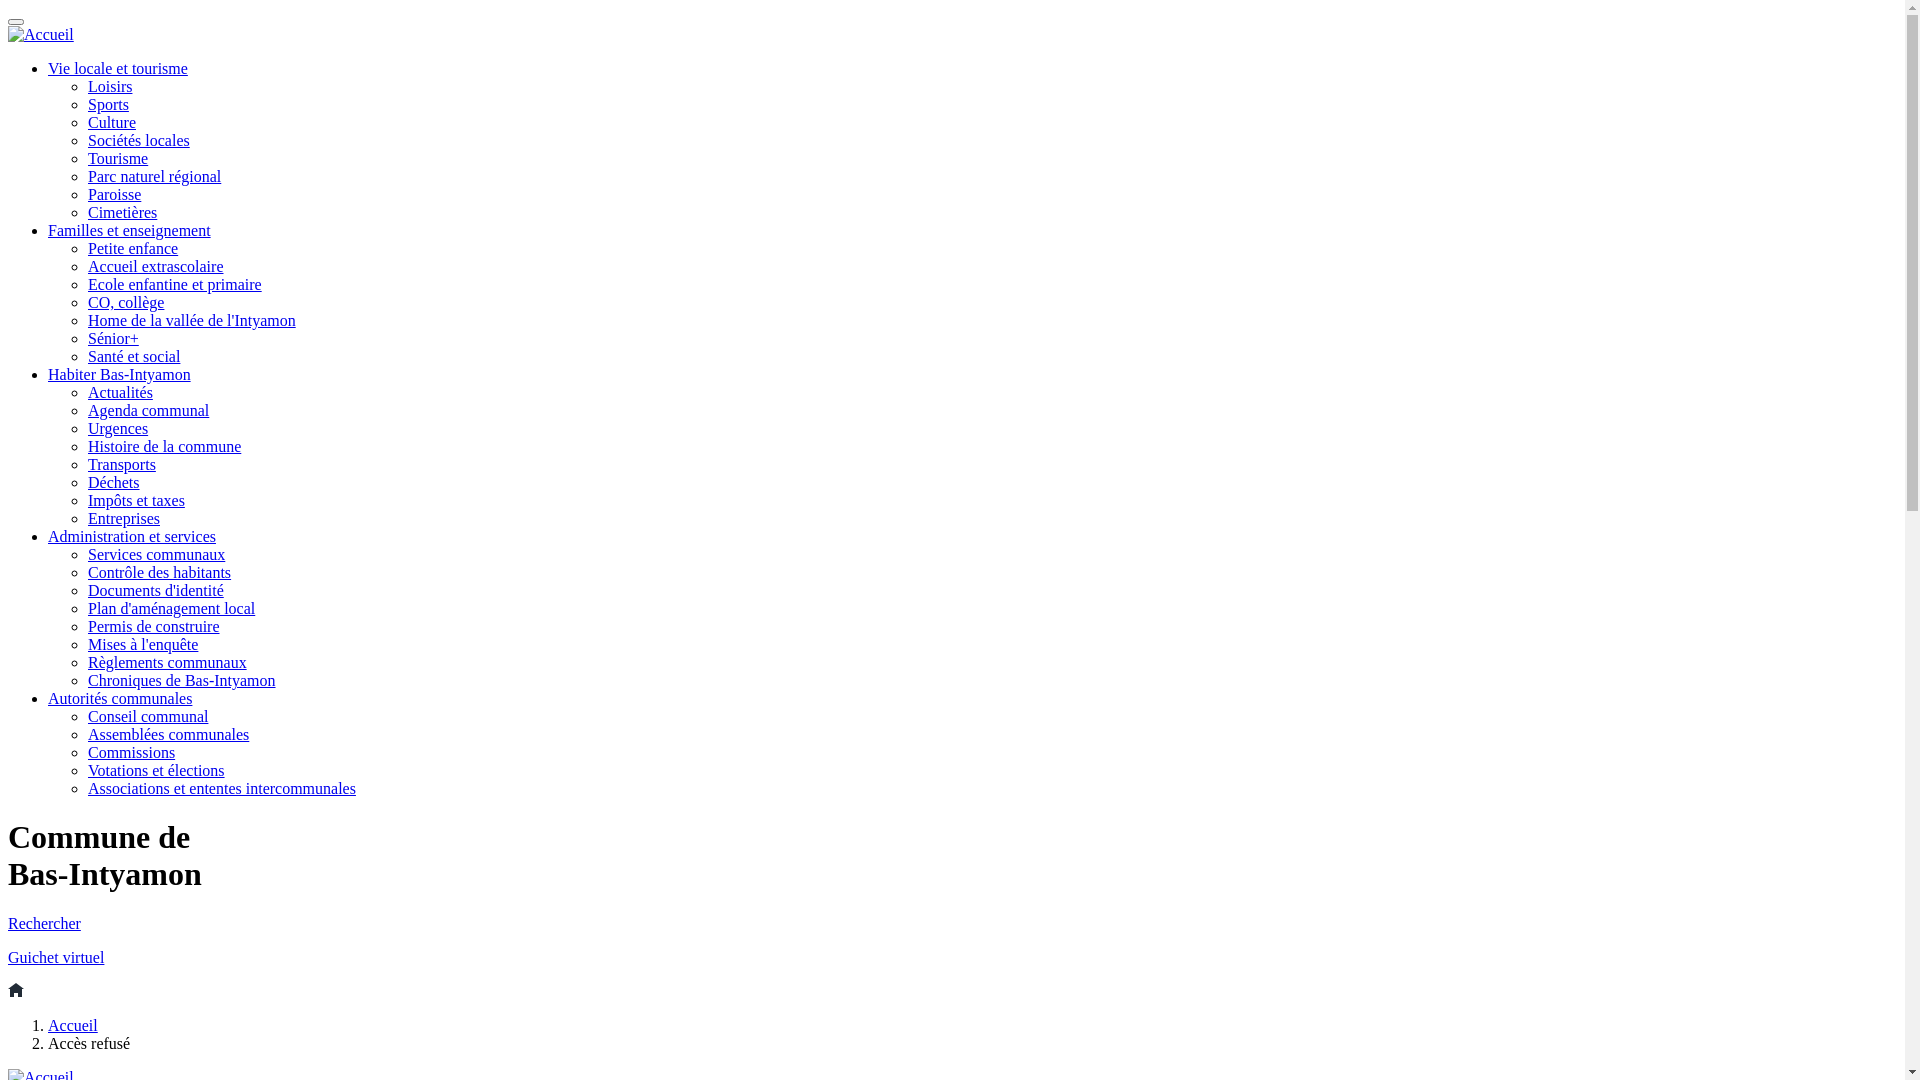  Describe the element at coordinates (128, 229) in the screenshot. I see `'Familles et enseignement'` at that location.